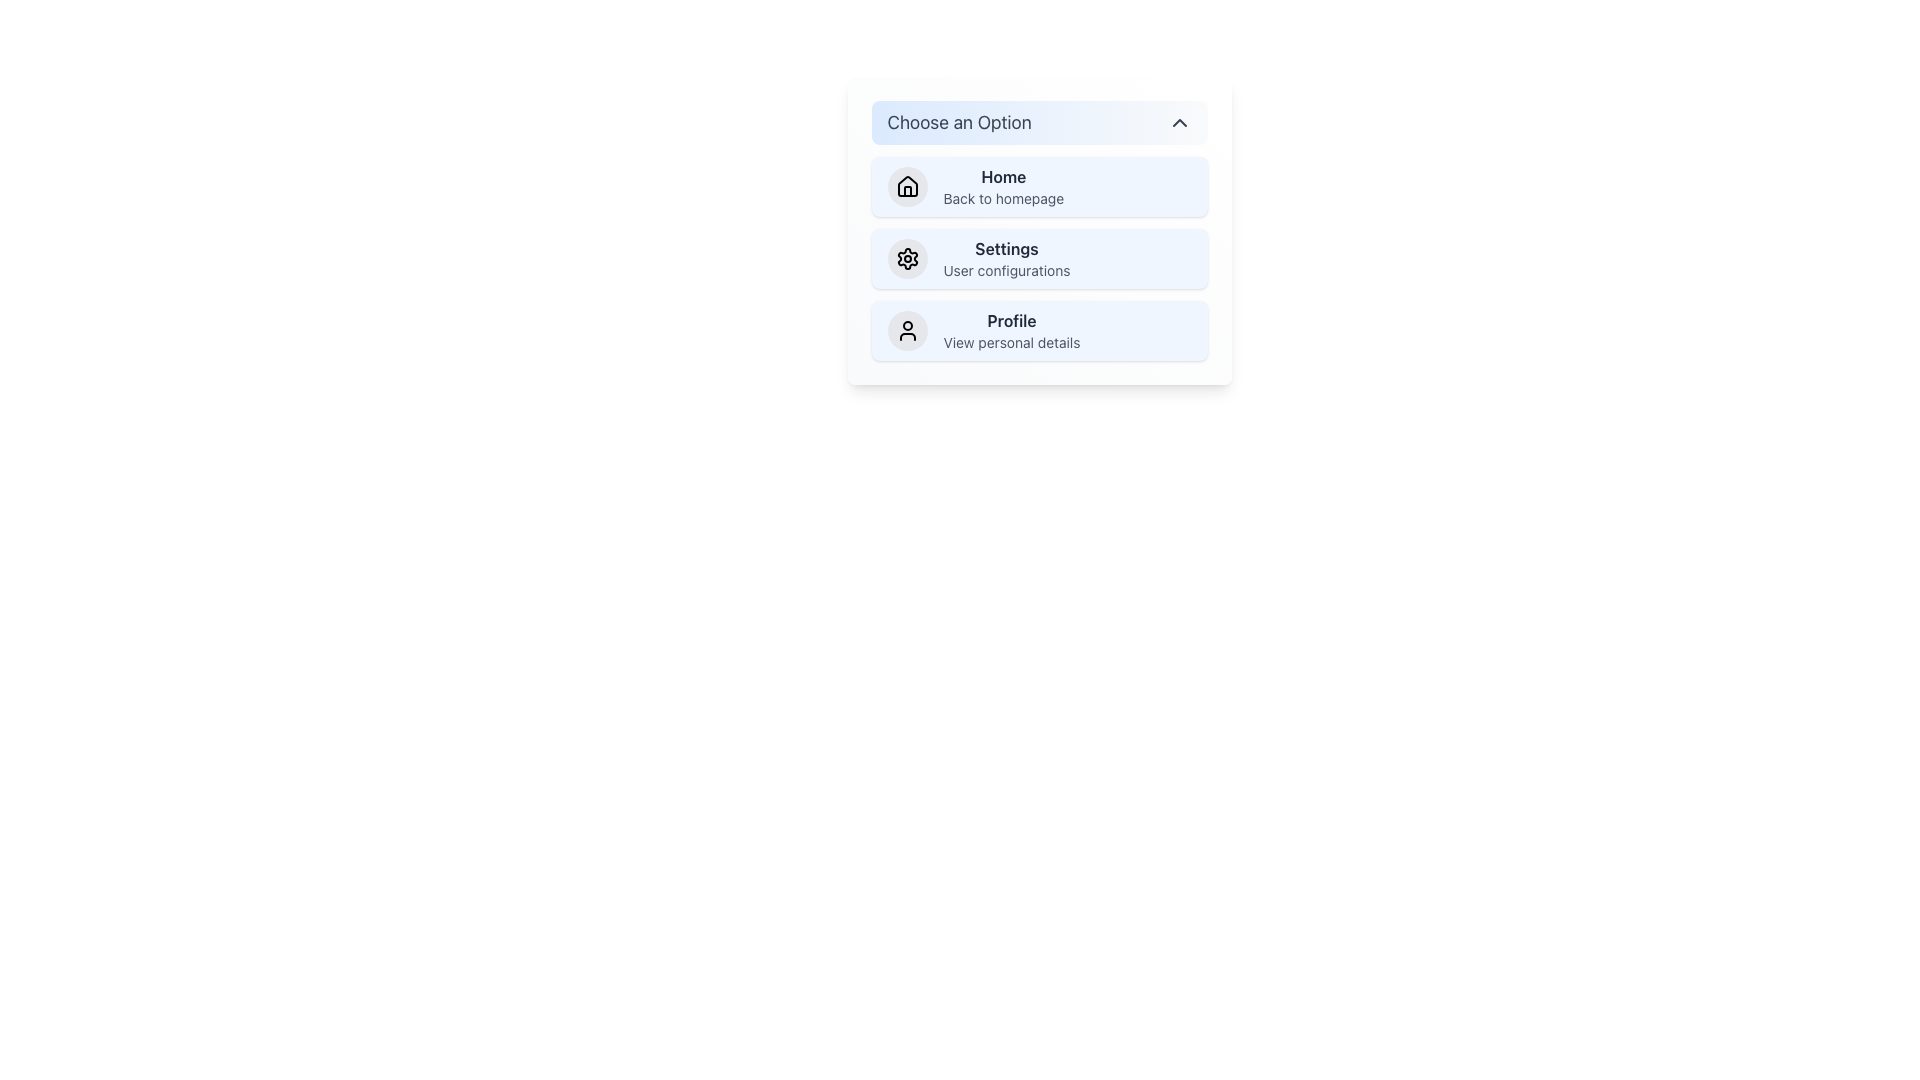 The height and width of the screenshot is (1080, 1920). What do you see at coordinates (1007, 248) in the screenshot?
I see `the Static Text label displaying 'Settings', which is located in the center of the button above the subtitle 'User configurations'` at bounding box center [1007, 248].